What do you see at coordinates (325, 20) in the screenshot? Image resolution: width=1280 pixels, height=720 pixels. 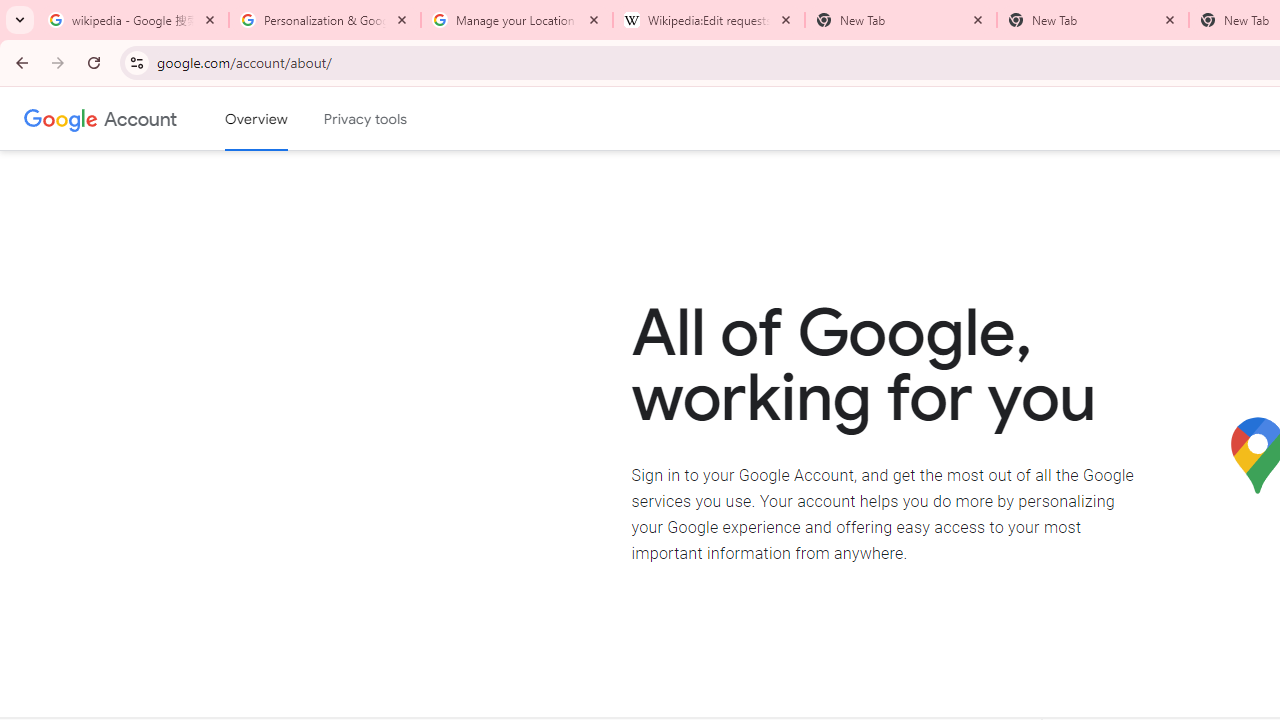 I see `'Personalization & Google Search results - Google Search Help'` at bounding box center [325, 20].